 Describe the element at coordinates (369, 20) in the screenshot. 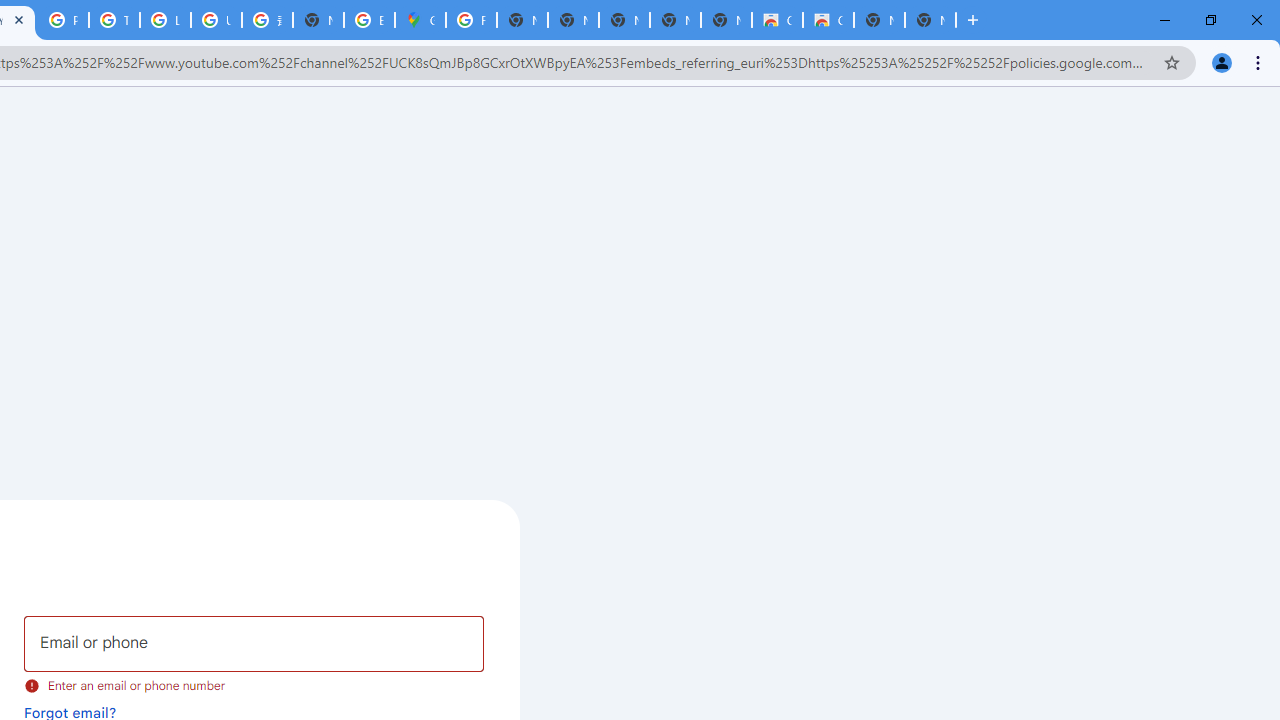

I see `'Explore new street-level details - Google Maps Help'` at that location.